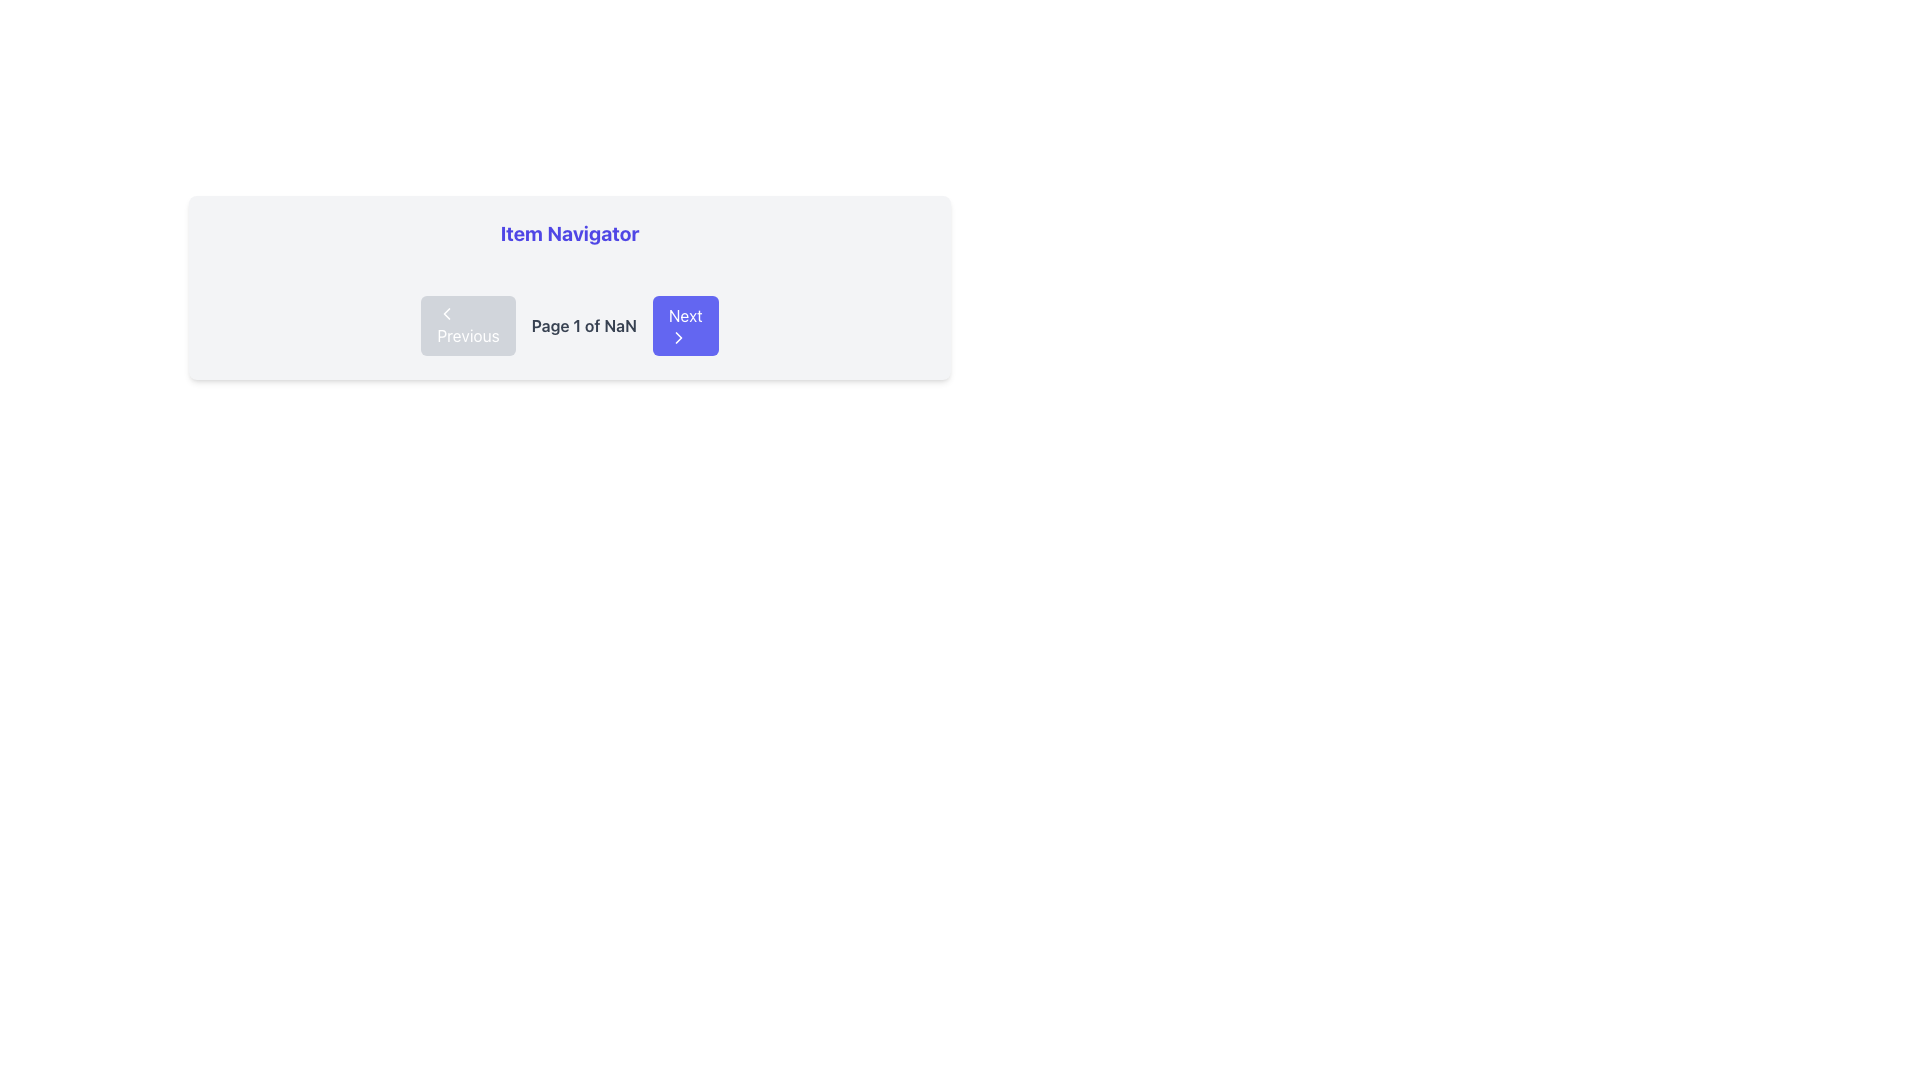  Describe the element at coordinates (678, 337) in the screenshot. I see `the triangular rightward-facing chevron icon embedded in the 'Next' button, located in the navigation area beside the pagination context text` at that location.